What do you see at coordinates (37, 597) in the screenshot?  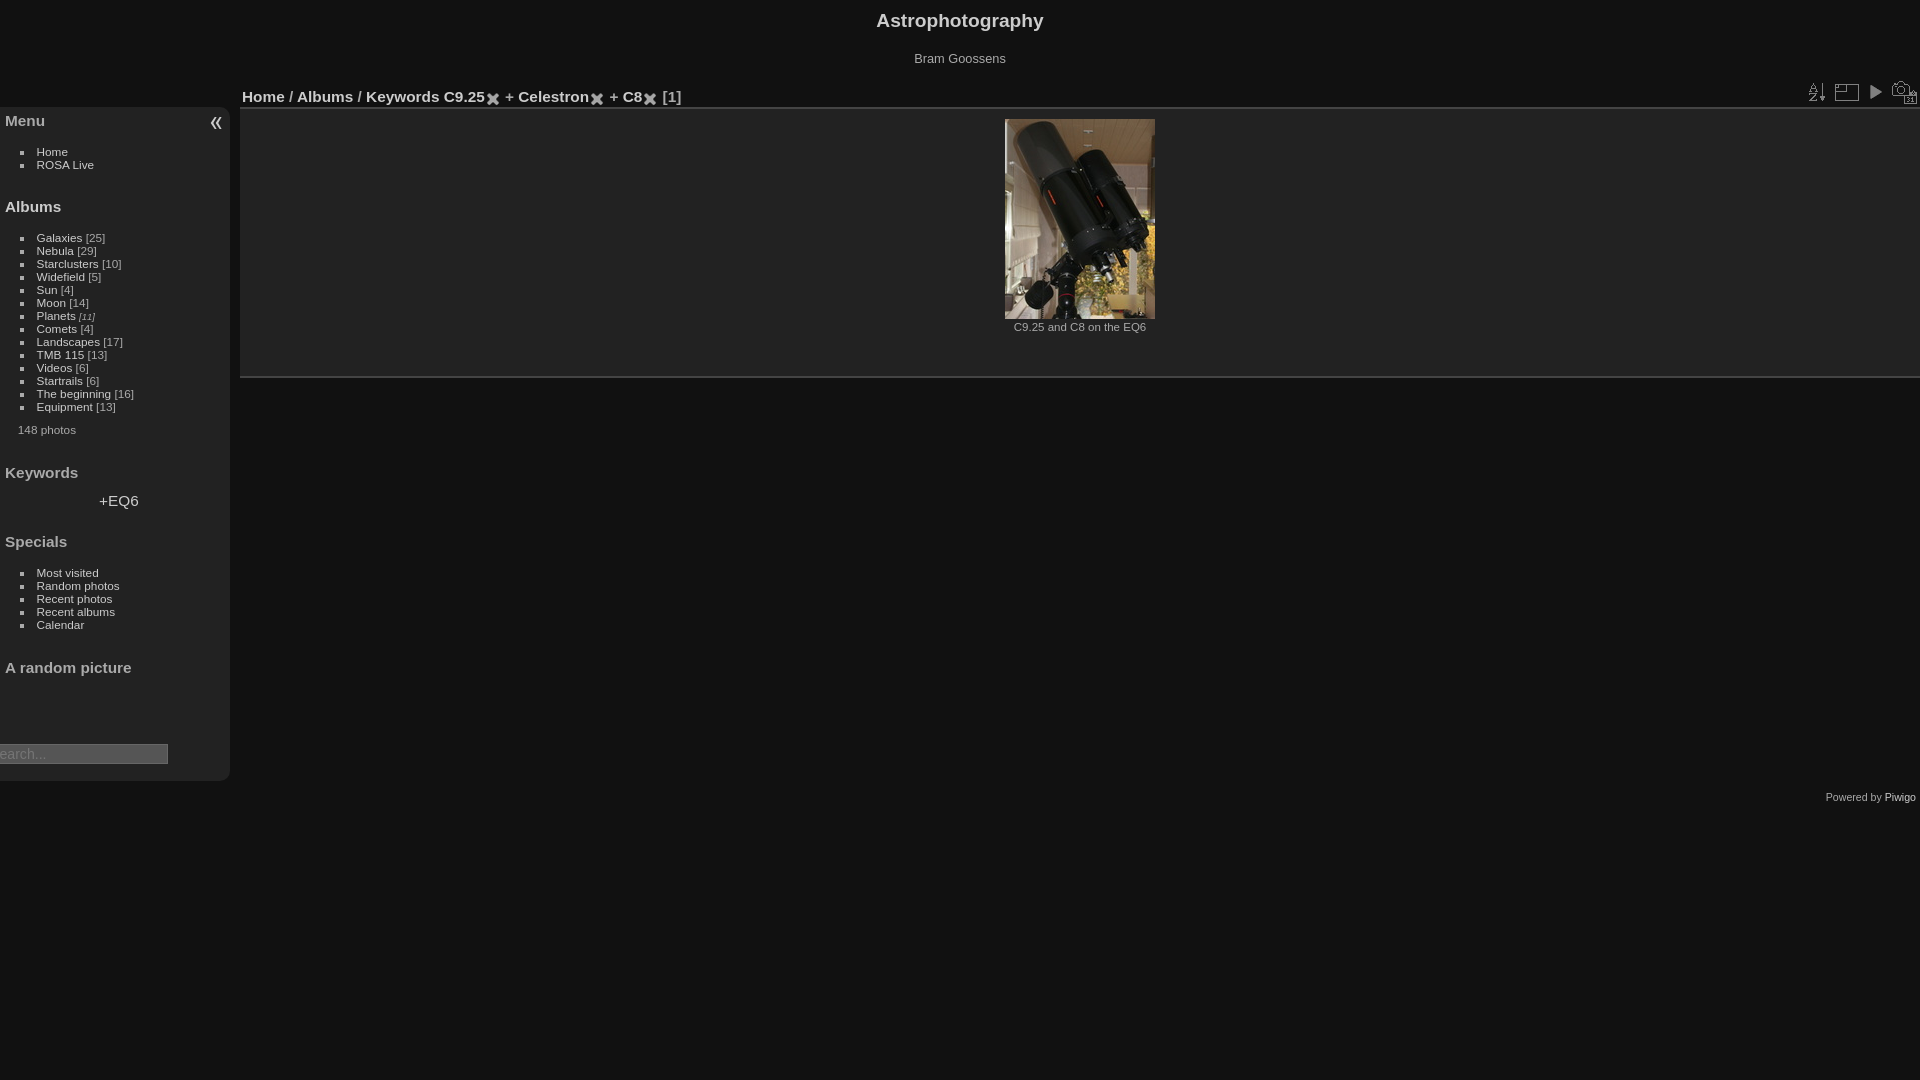 I see `'Recent photos'` at bounding box center [37, 597].